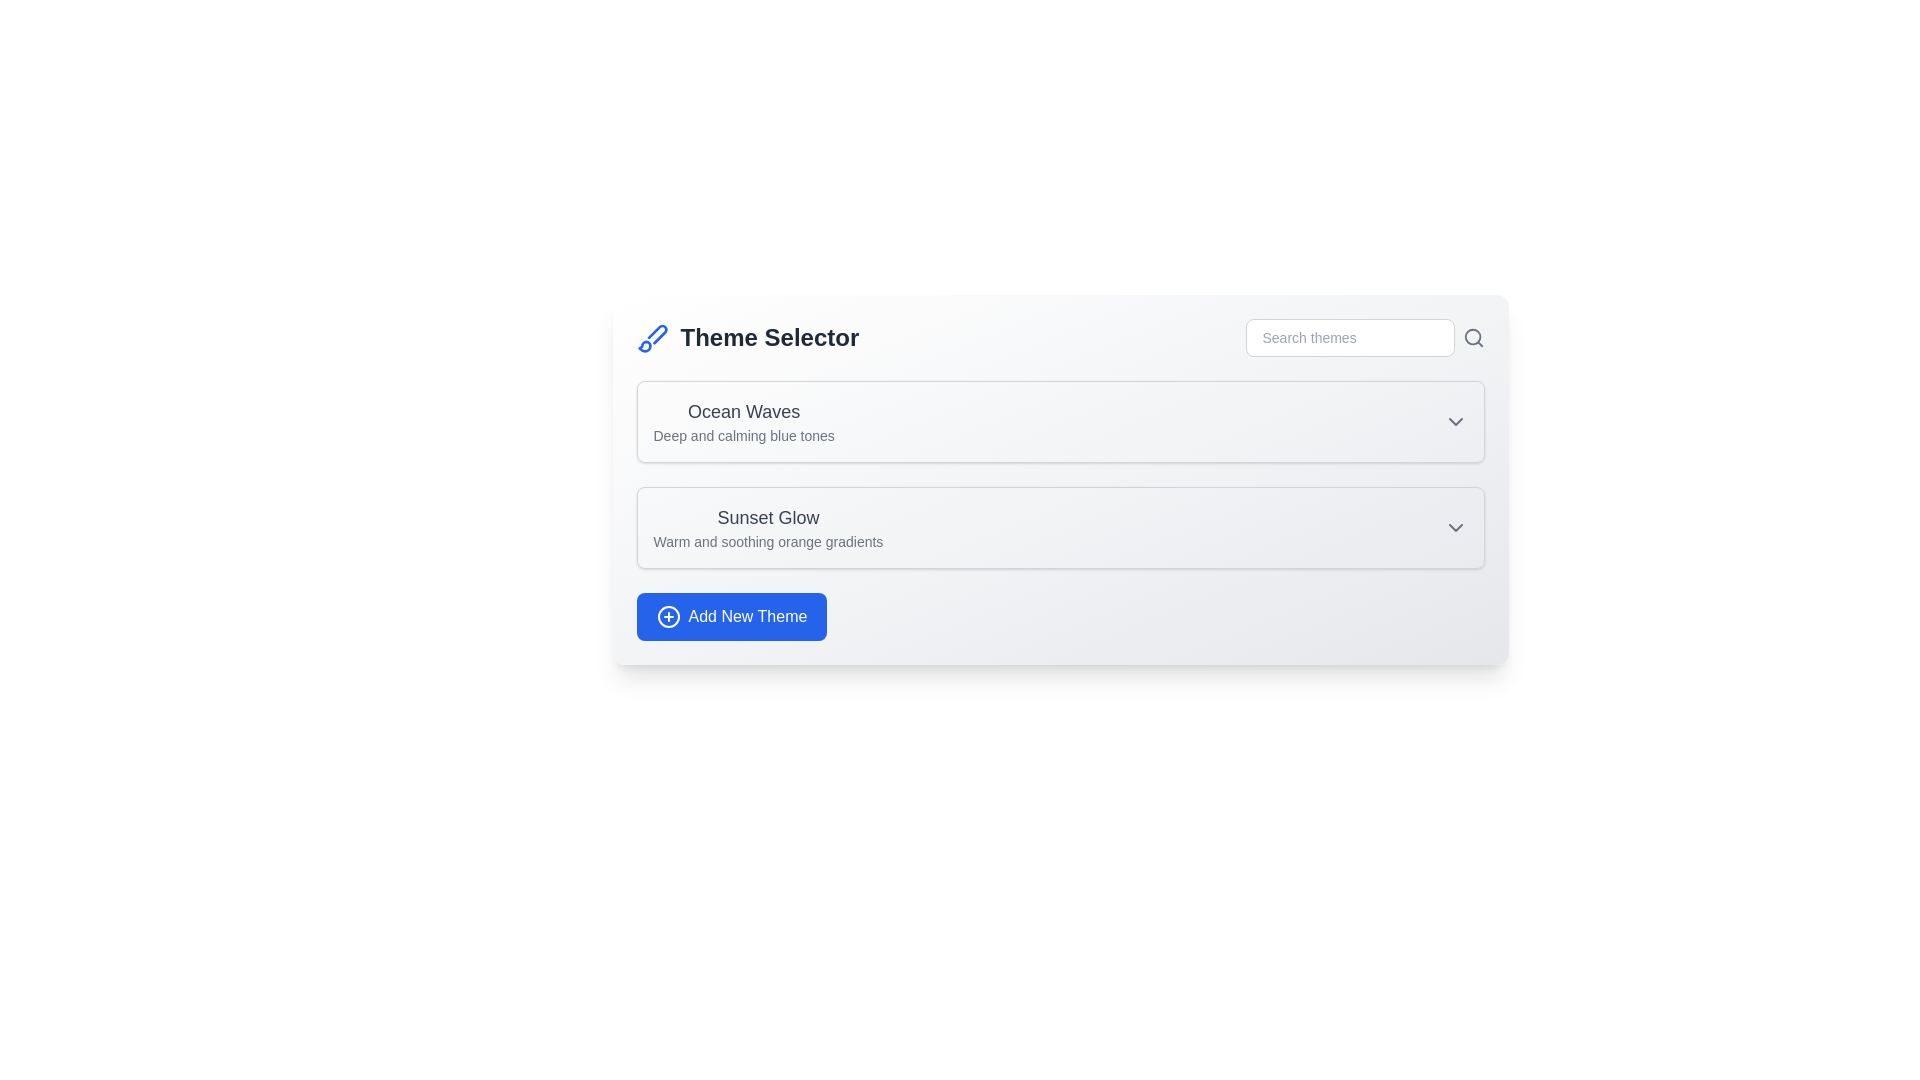  I want to click on the paintbrush icon located to the left of the 'Theme Selector' text in the top-left section of the interface, so click(652, 337).